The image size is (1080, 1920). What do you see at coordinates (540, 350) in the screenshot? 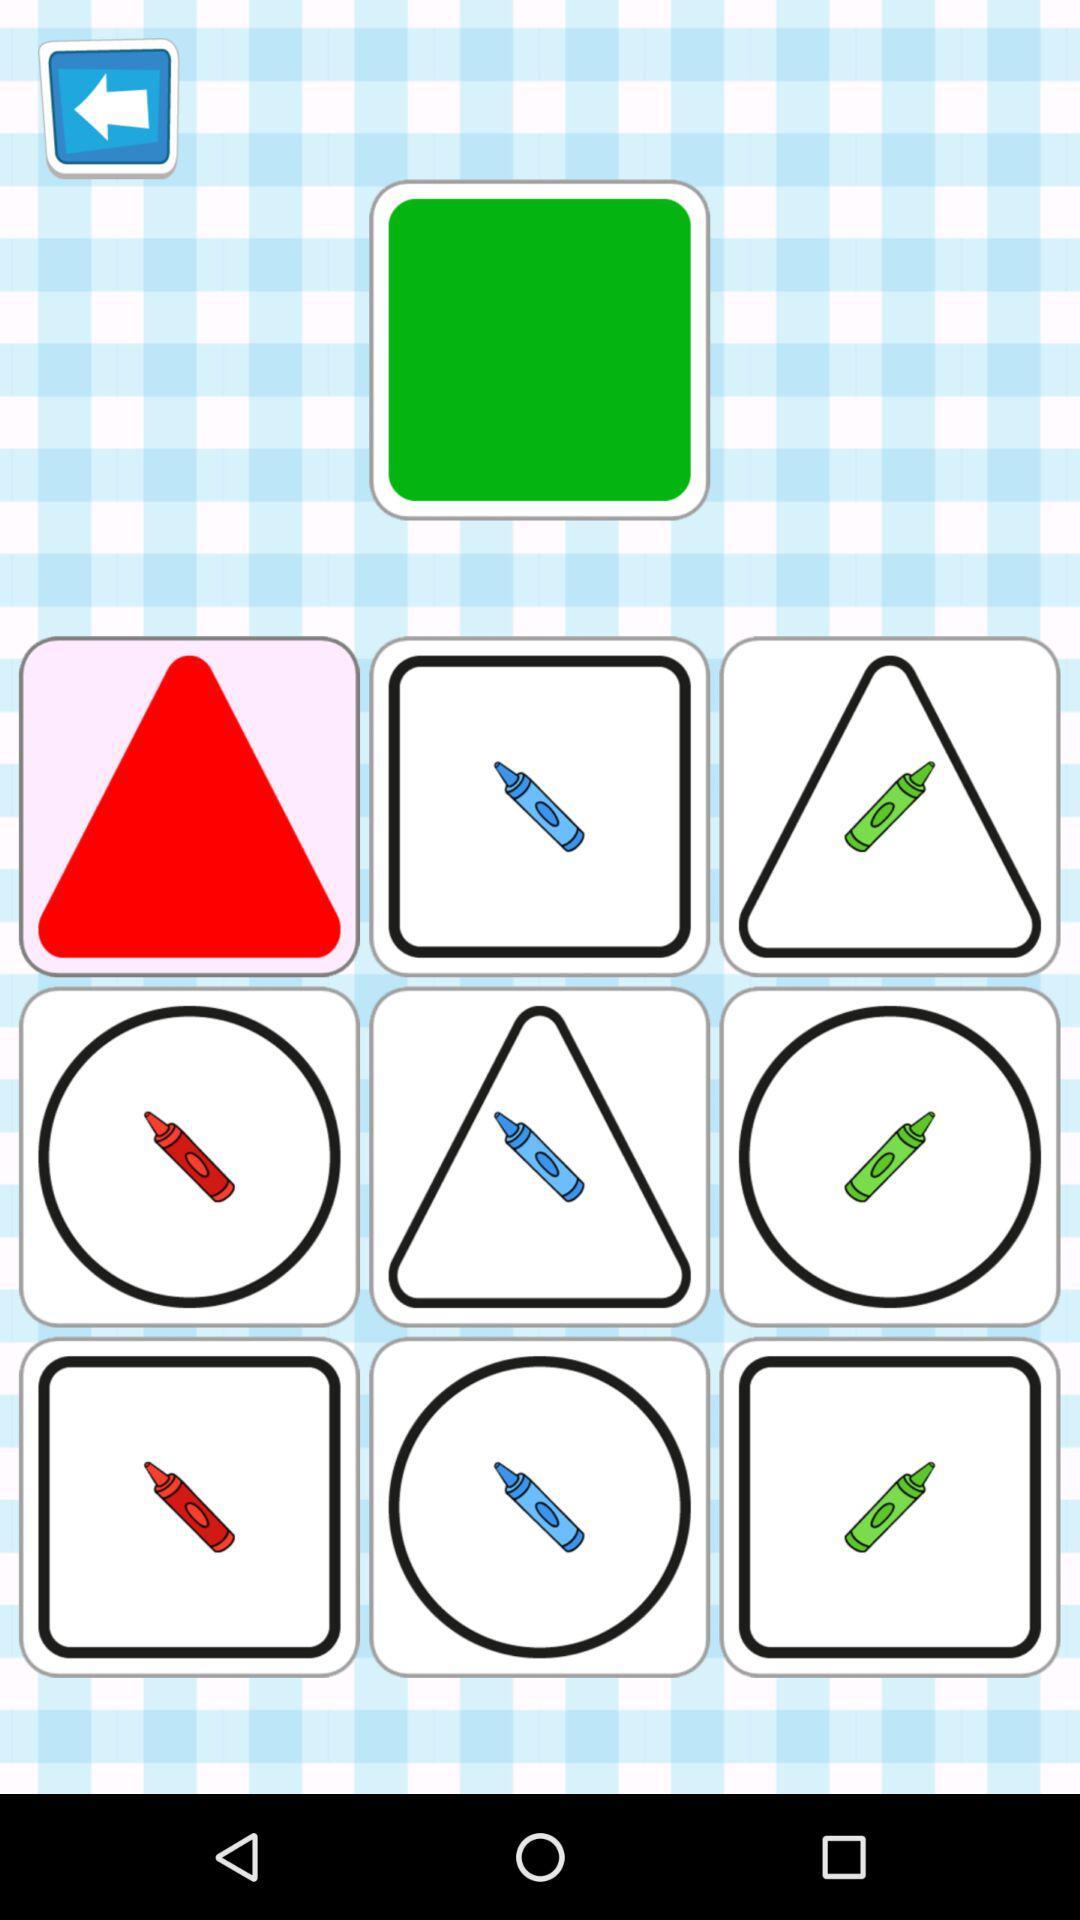
I see `the green box` at bounding box center [540, 350].